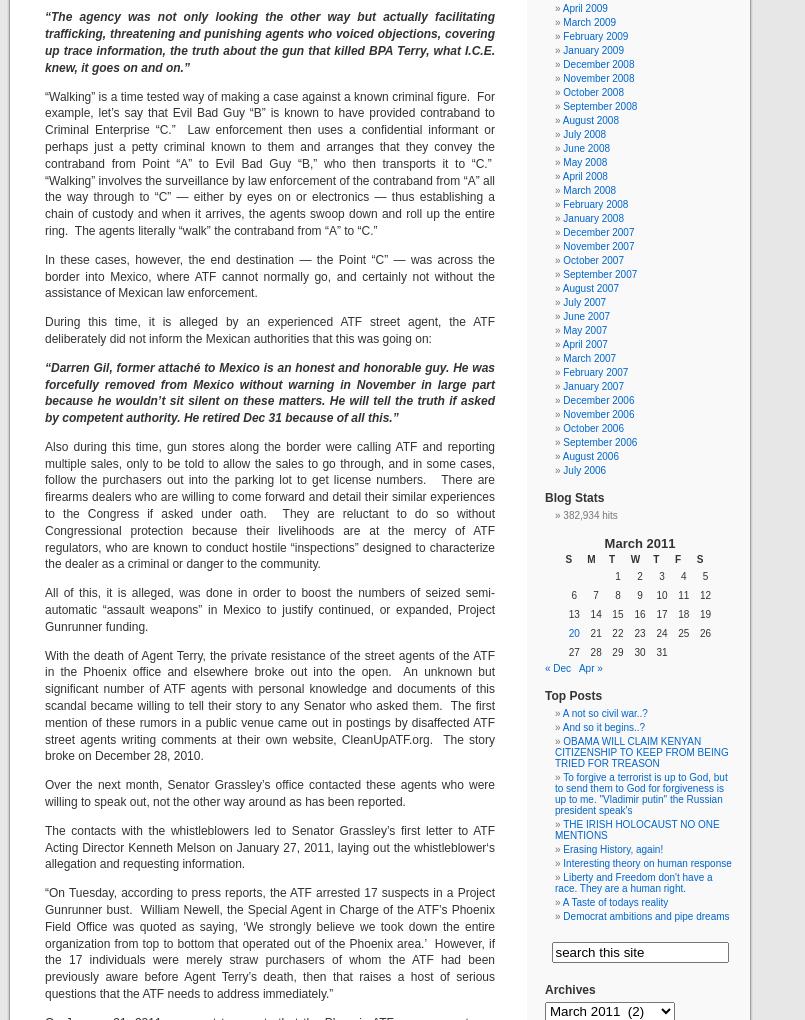  What do you see at coordinates (595, 203) in the screenshot?
I see `'February 2008'` at bounding box center [595, 203].